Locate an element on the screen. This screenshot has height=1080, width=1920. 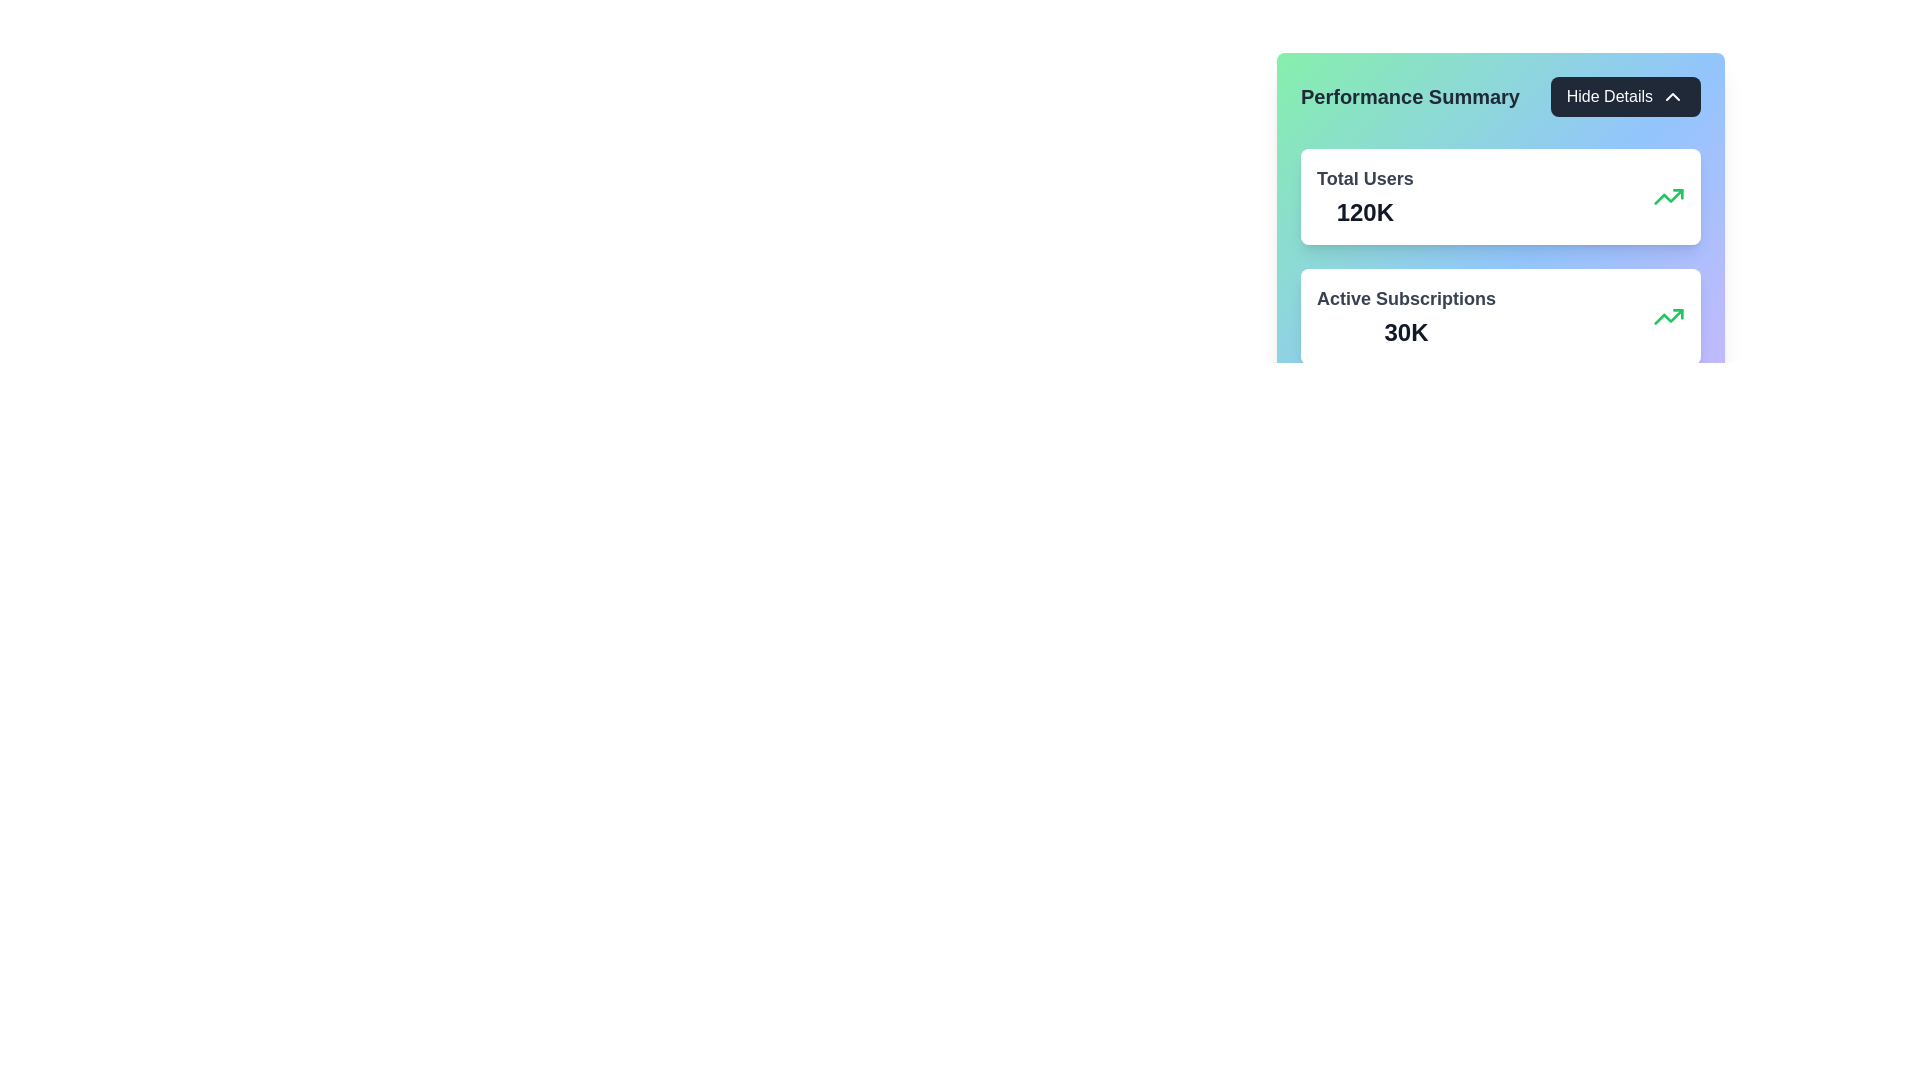
displayed information from the 'Active Subscriptions' informational panel, which shows a value of 30K and is located in the 'Performance Summary' card is located at coordinates (1501, 281).